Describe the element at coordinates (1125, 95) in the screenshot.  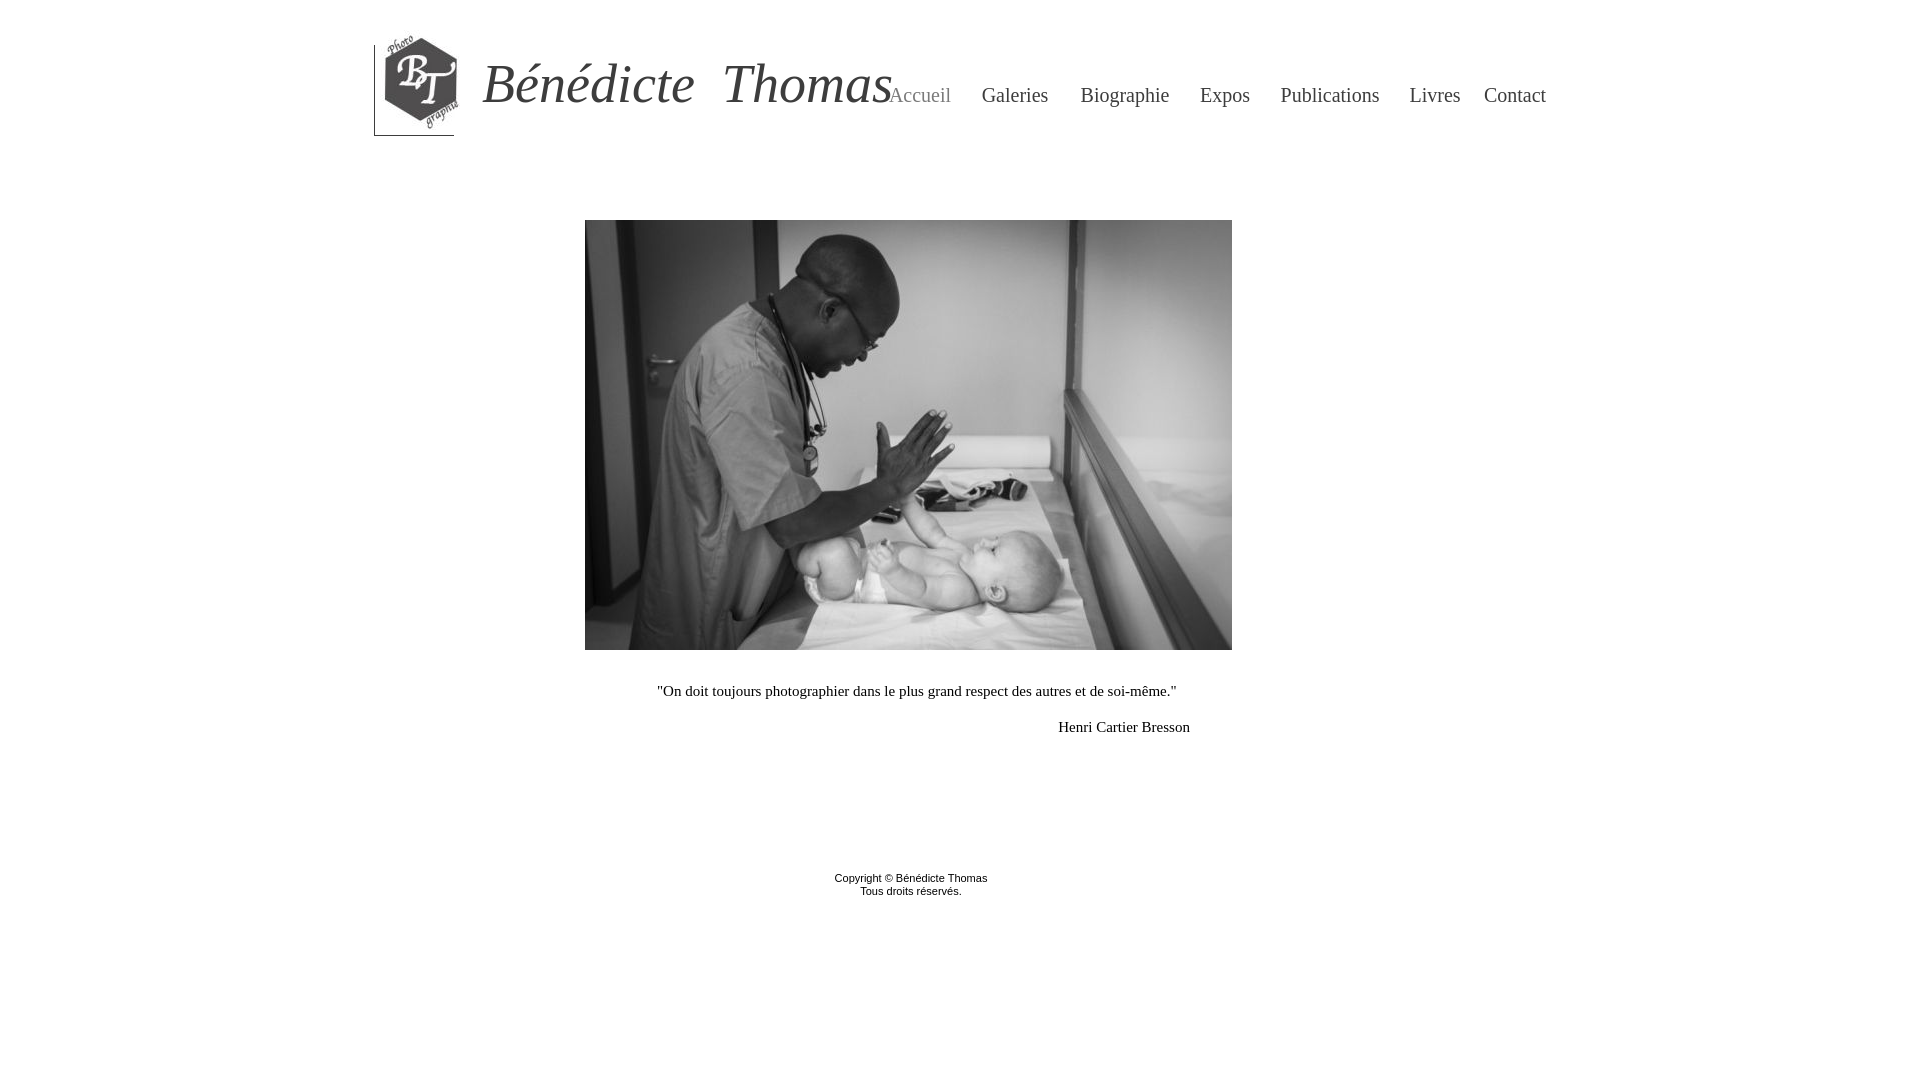
I see `'Biographie'` at that location.